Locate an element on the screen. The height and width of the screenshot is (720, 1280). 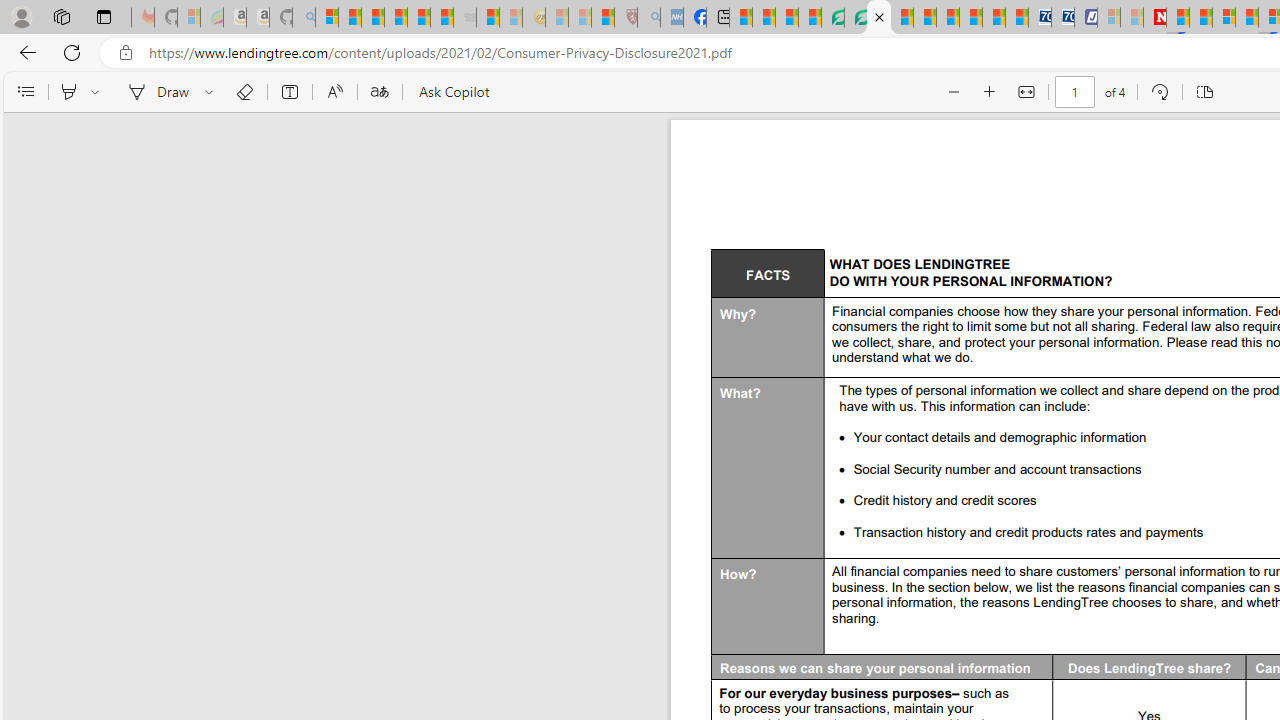
'Robert H. Shmerling, MD - Harvard Health - Sleeping' is located at coordinates (624, 17).